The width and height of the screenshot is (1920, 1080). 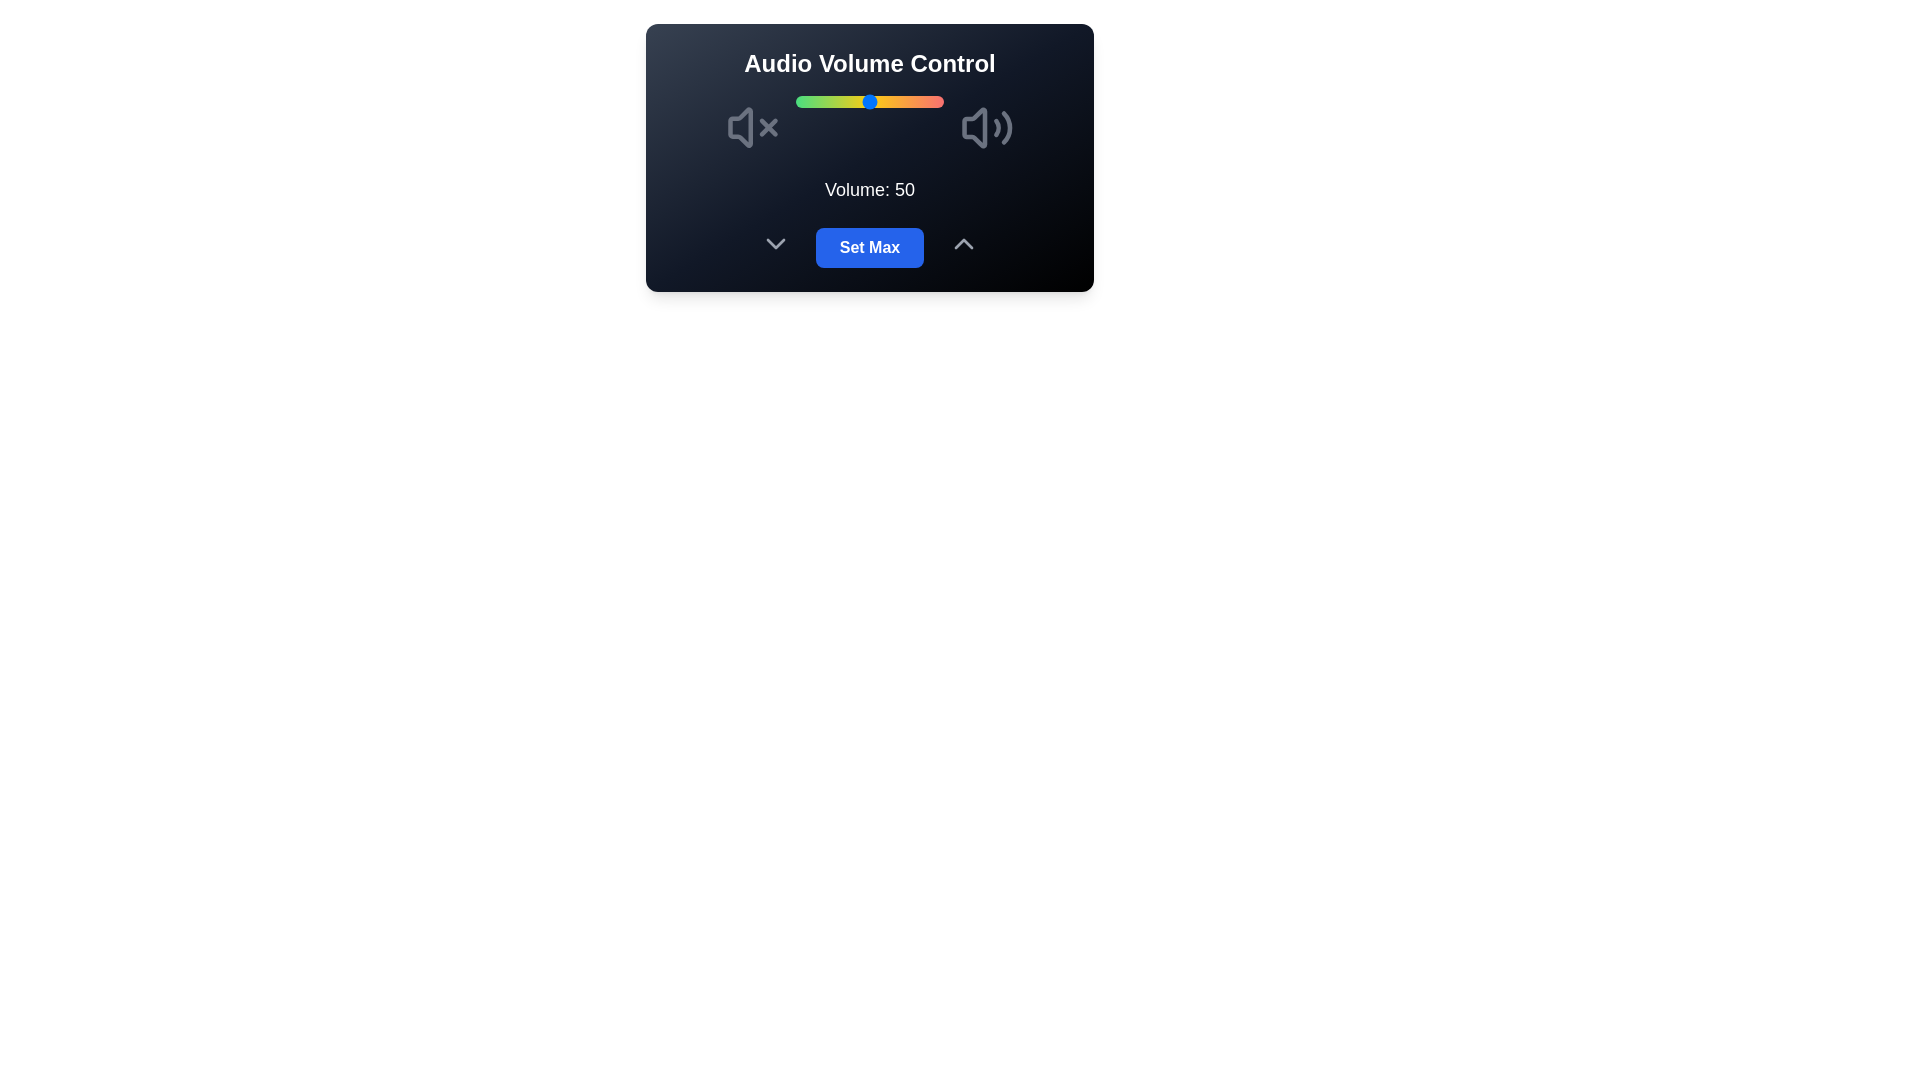 I want to click on the volume slider to 96 percent, so click(x=937, y=101).